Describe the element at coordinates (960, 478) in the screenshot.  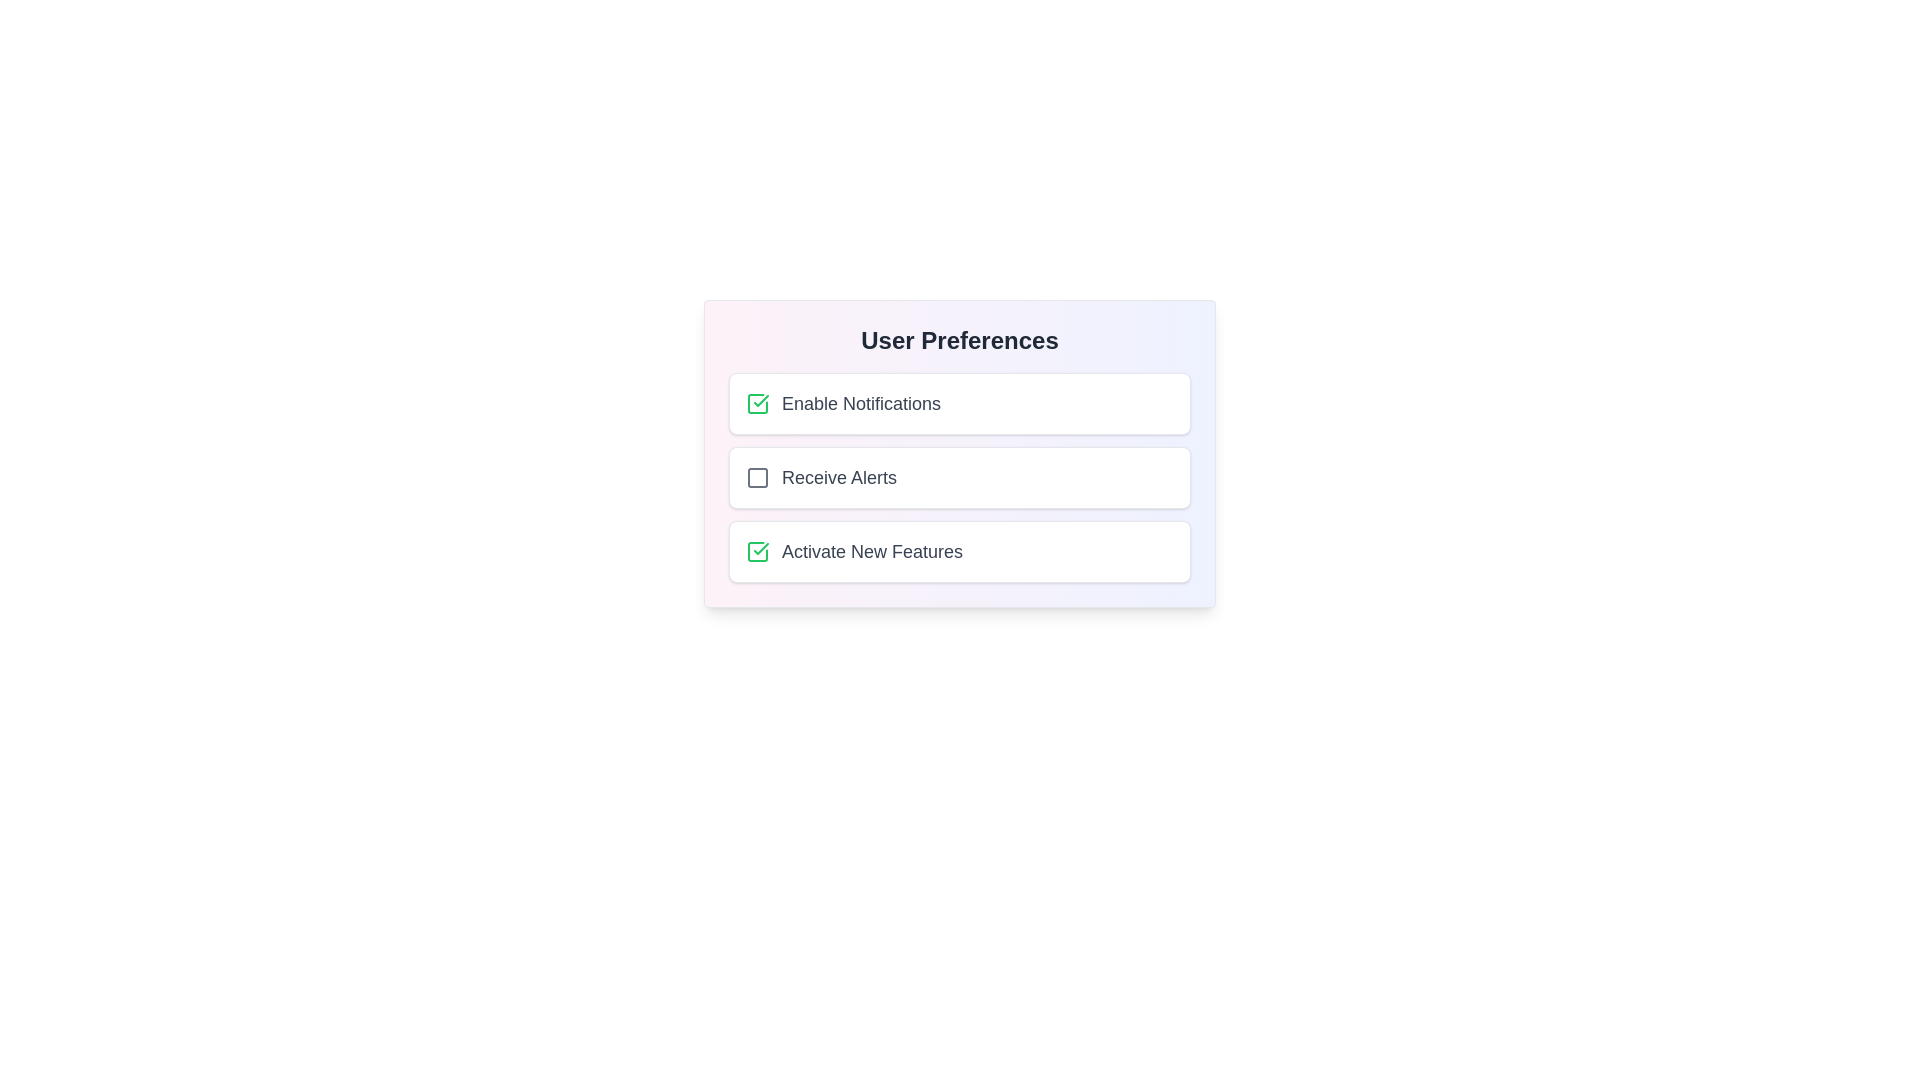
I see `the 'Receive Alerts' checkbox element in the 'User Preferences' section` at that location.